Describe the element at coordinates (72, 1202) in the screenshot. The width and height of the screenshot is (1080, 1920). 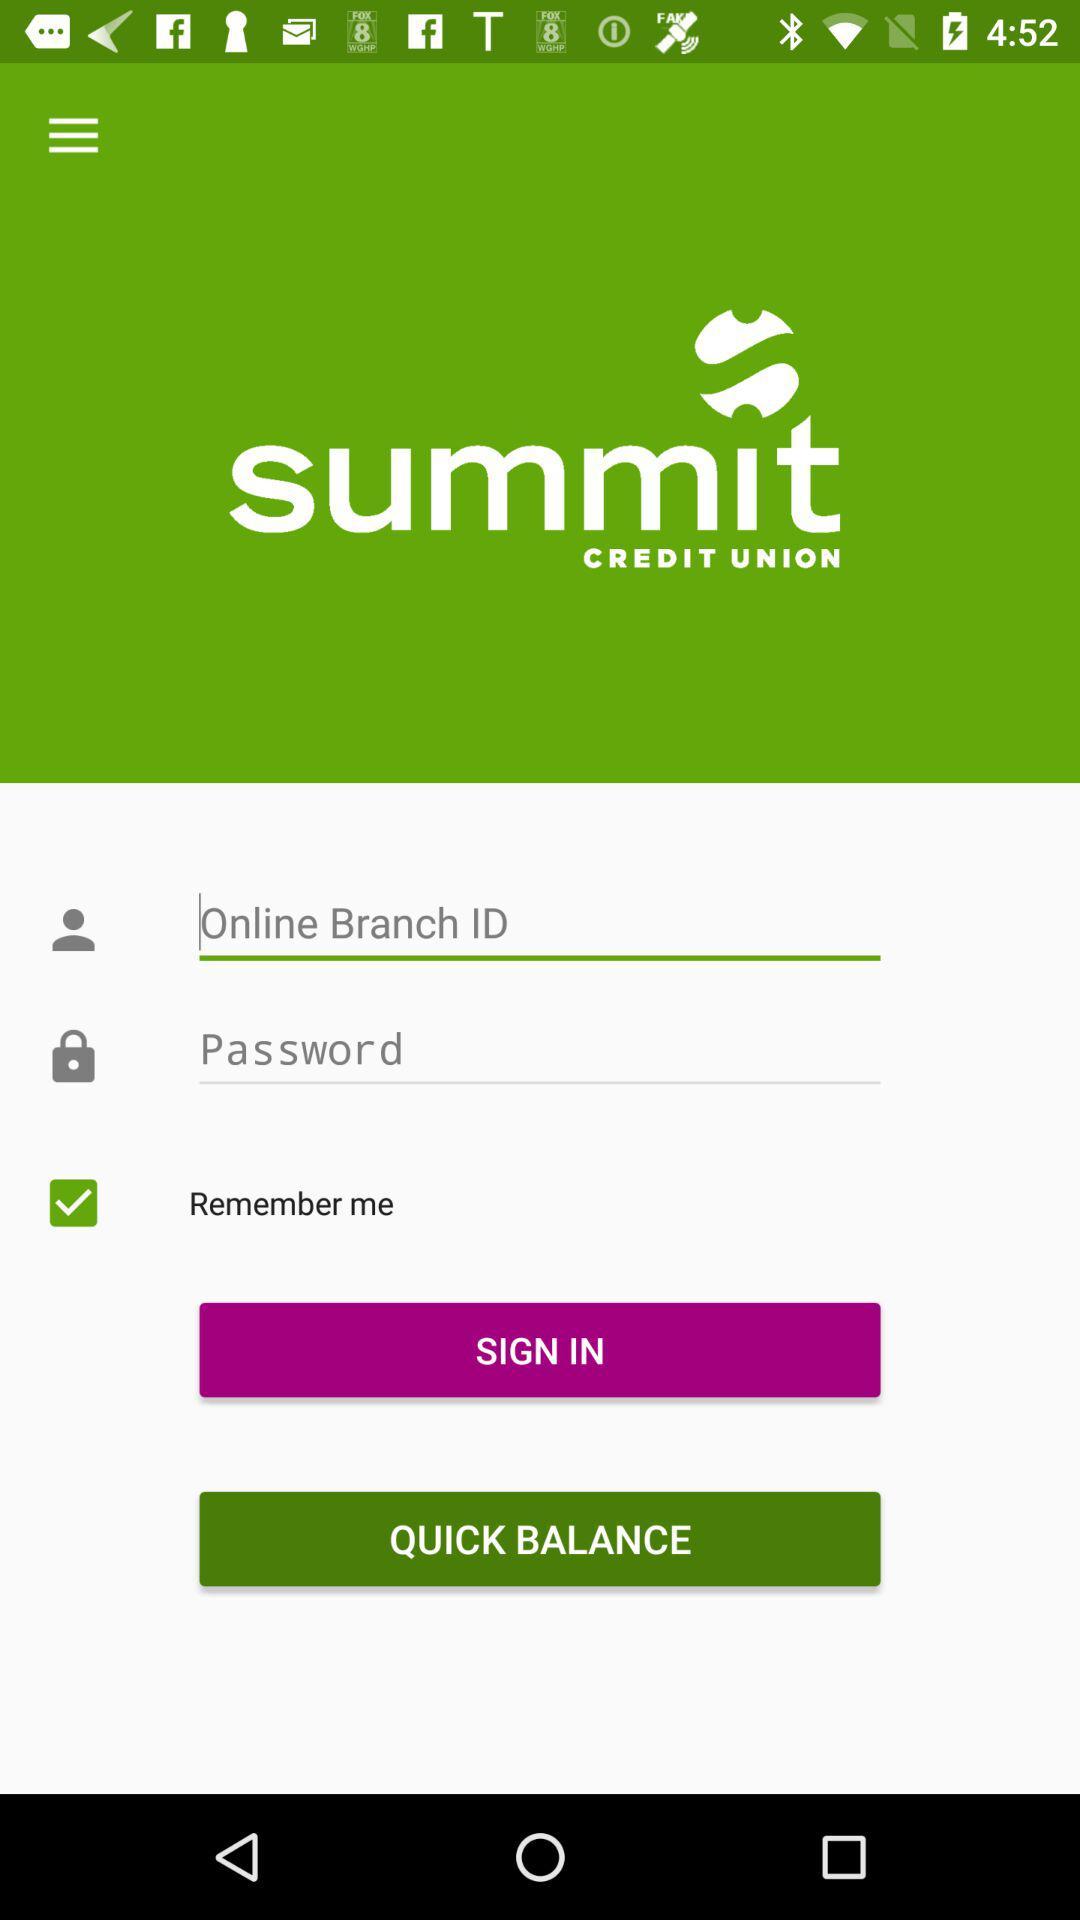
I see `the icon next to the remember me` at that location.